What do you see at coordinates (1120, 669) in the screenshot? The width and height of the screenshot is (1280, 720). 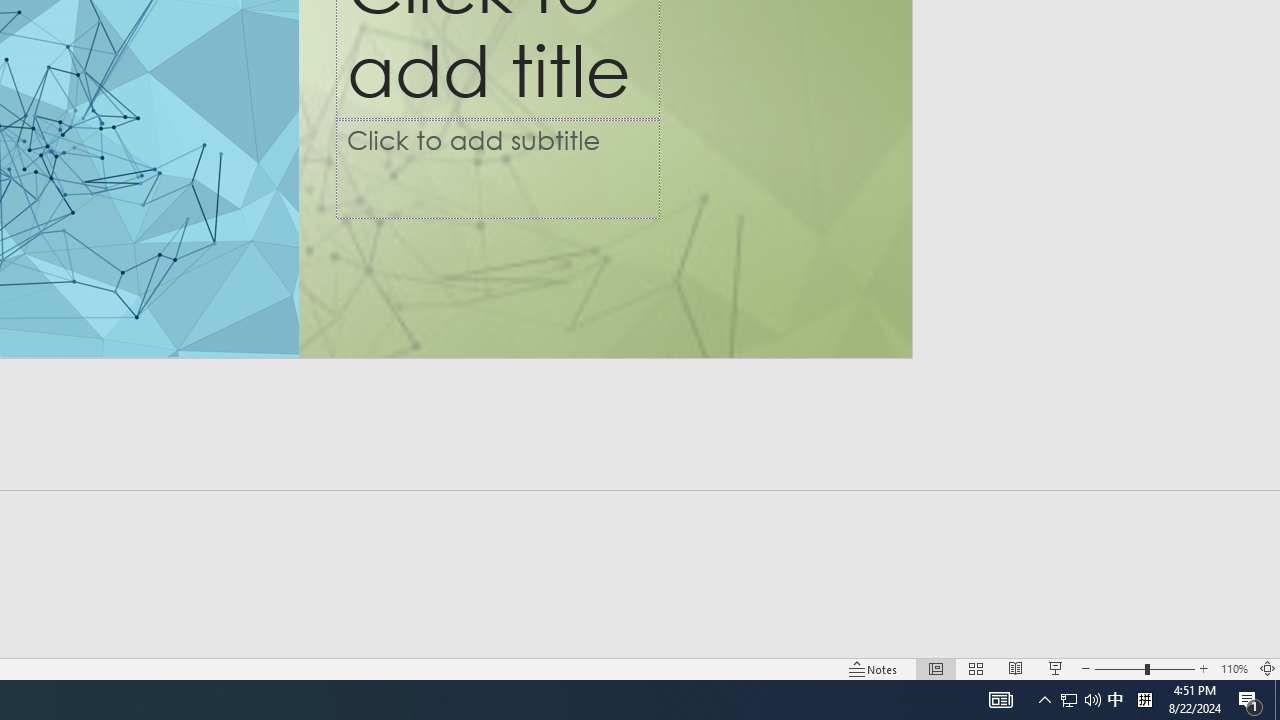 I see `'Zoom Out'` at bounding box center [1120, 669].